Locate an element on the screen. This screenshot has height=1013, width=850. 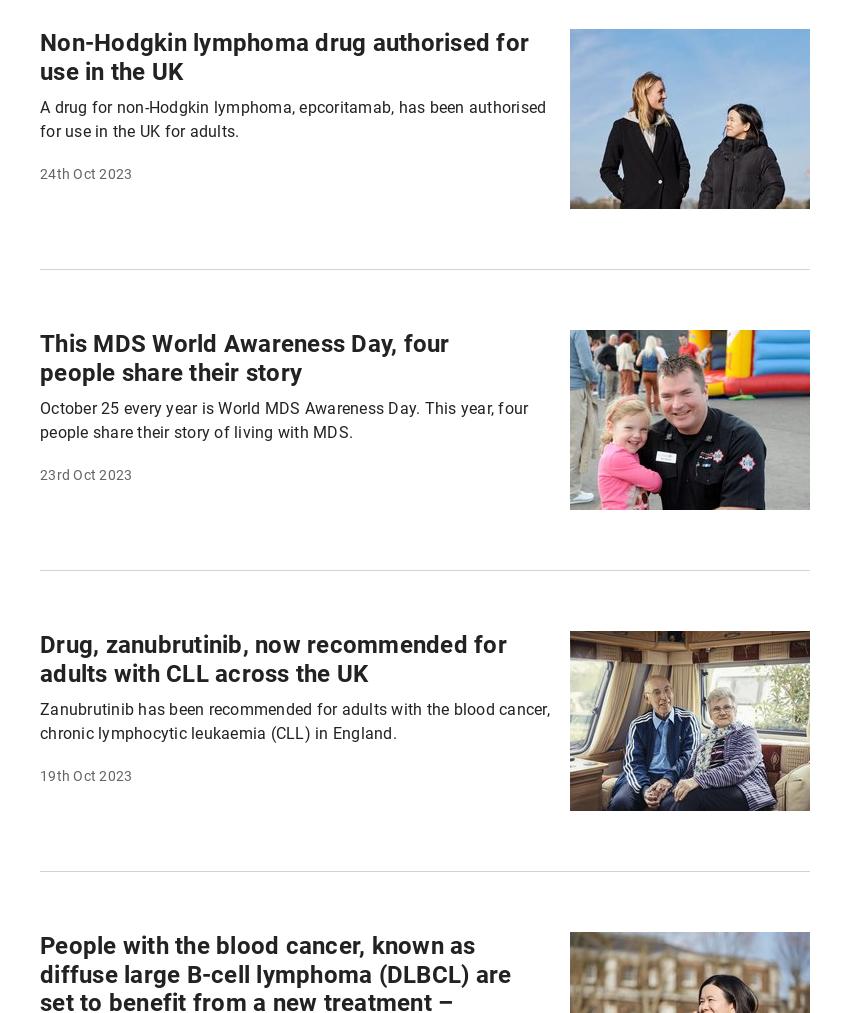
'Because together we can be the generation to beat blood cancer' is located at coordinates (39, 598).